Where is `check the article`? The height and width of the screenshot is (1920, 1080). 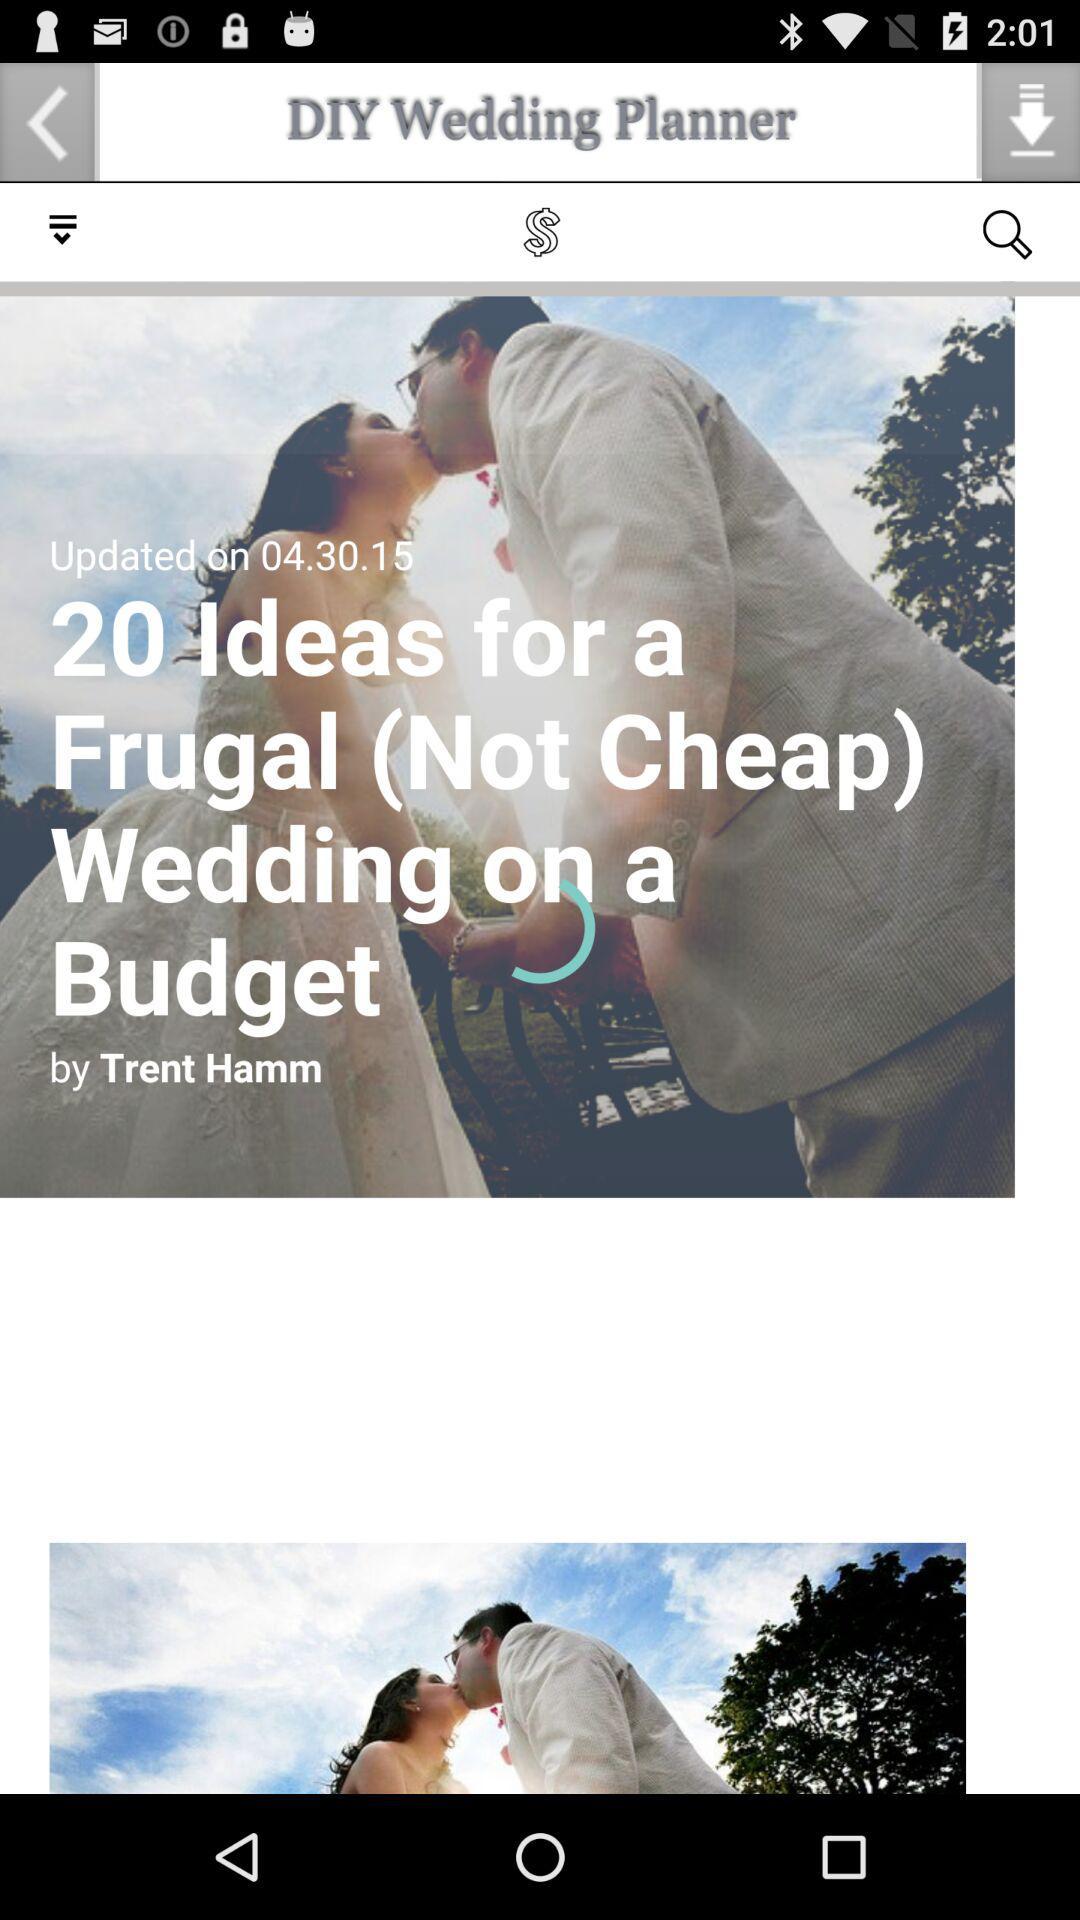 check the article is located at coordinates (540, 988).